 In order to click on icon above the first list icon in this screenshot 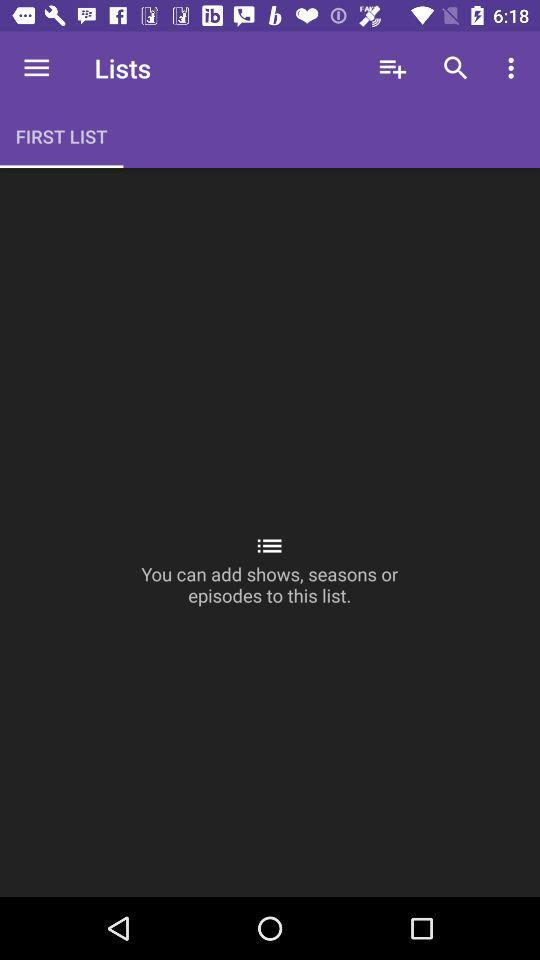, I will do `click(36, 68)`.